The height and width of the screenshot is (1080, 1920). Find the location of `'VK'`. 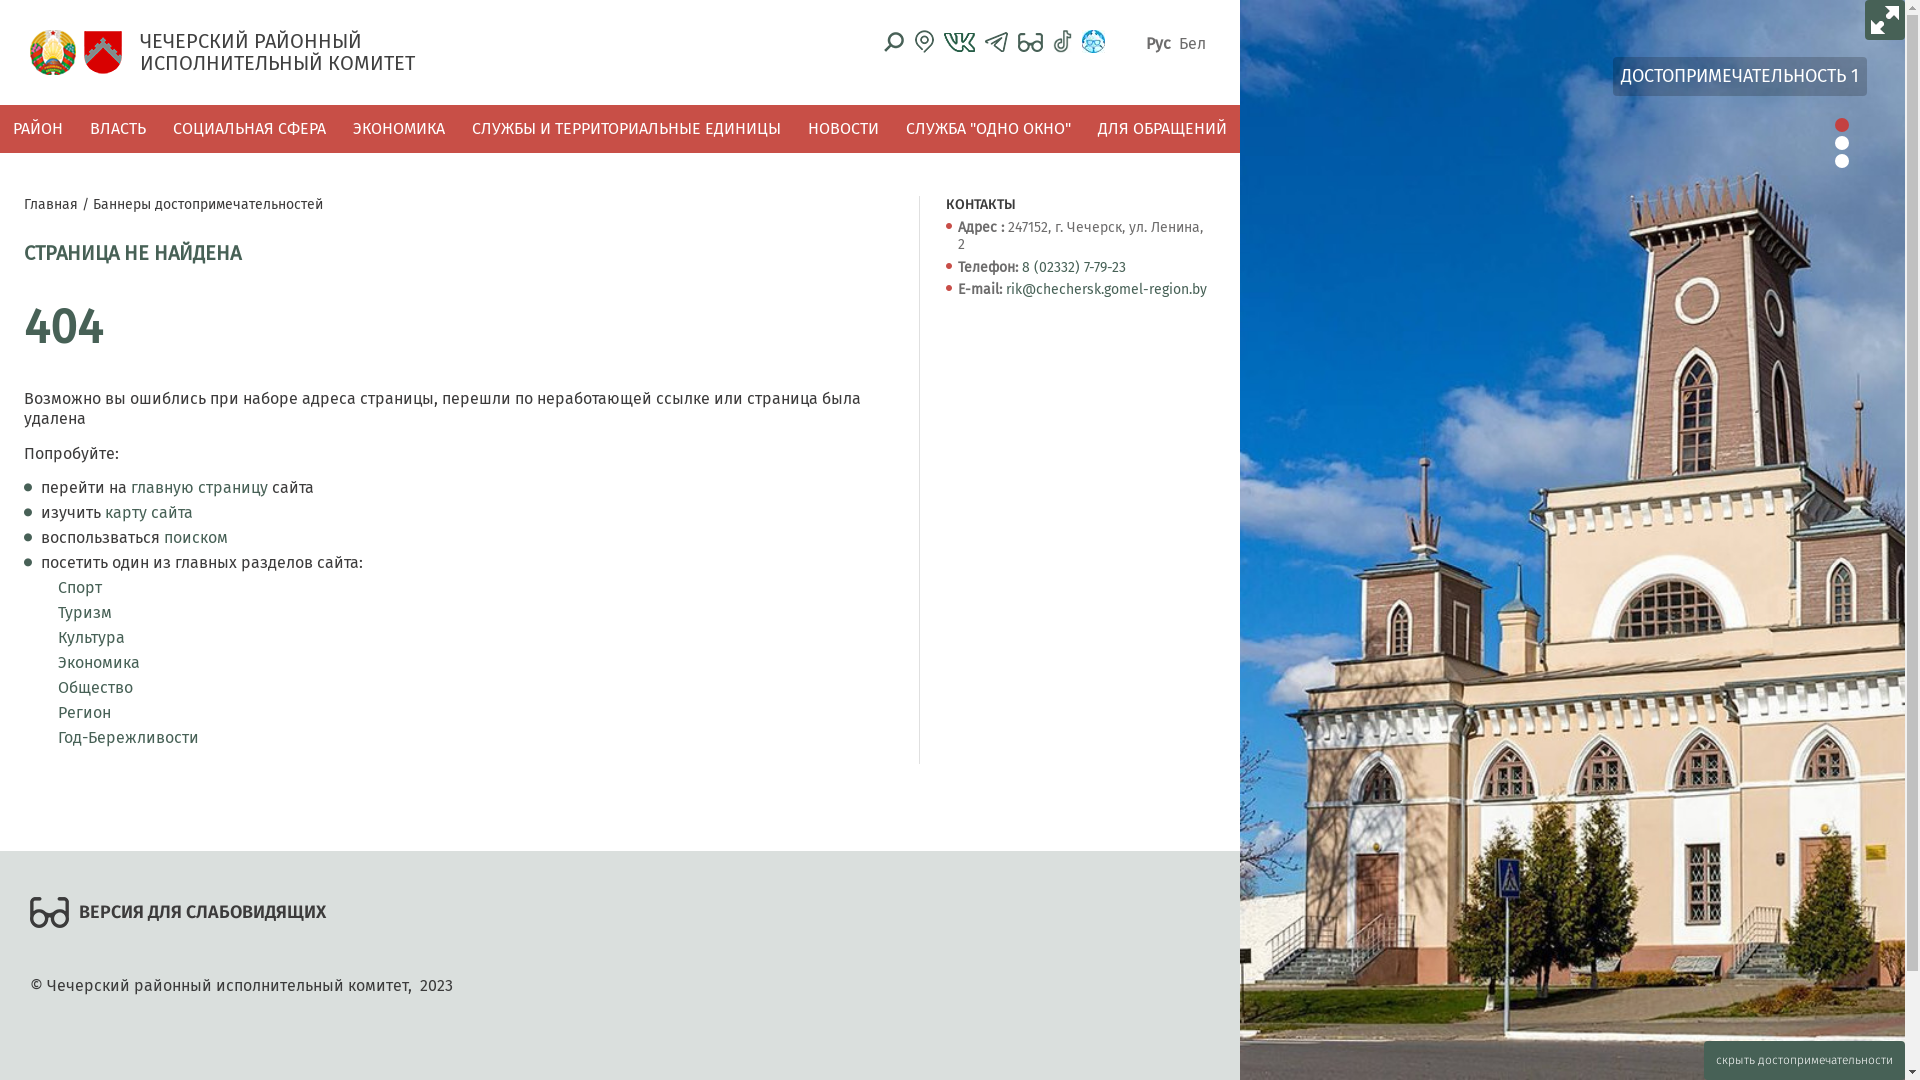

'VK' is located at coordinates (958, 42).